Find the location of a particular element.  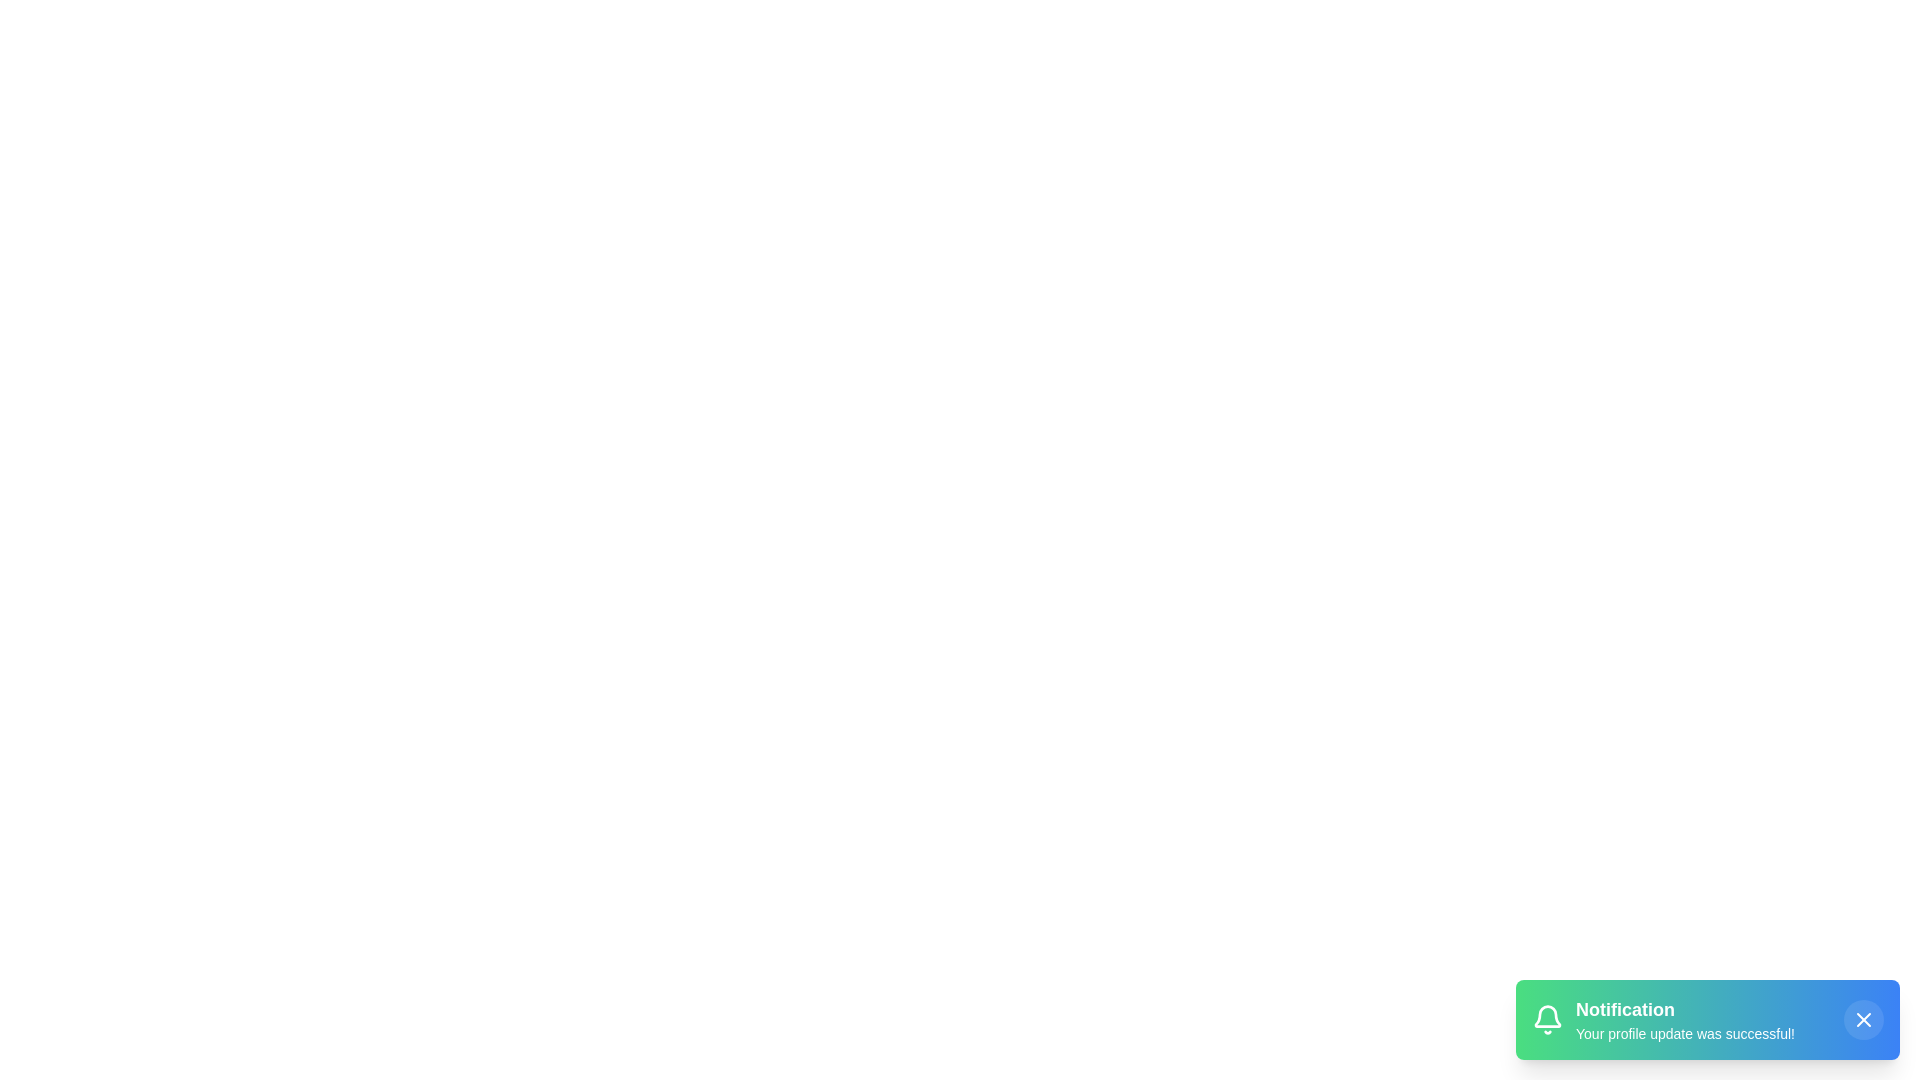

the close button to dismiss the notification is located at coordinates (1862, 1019).